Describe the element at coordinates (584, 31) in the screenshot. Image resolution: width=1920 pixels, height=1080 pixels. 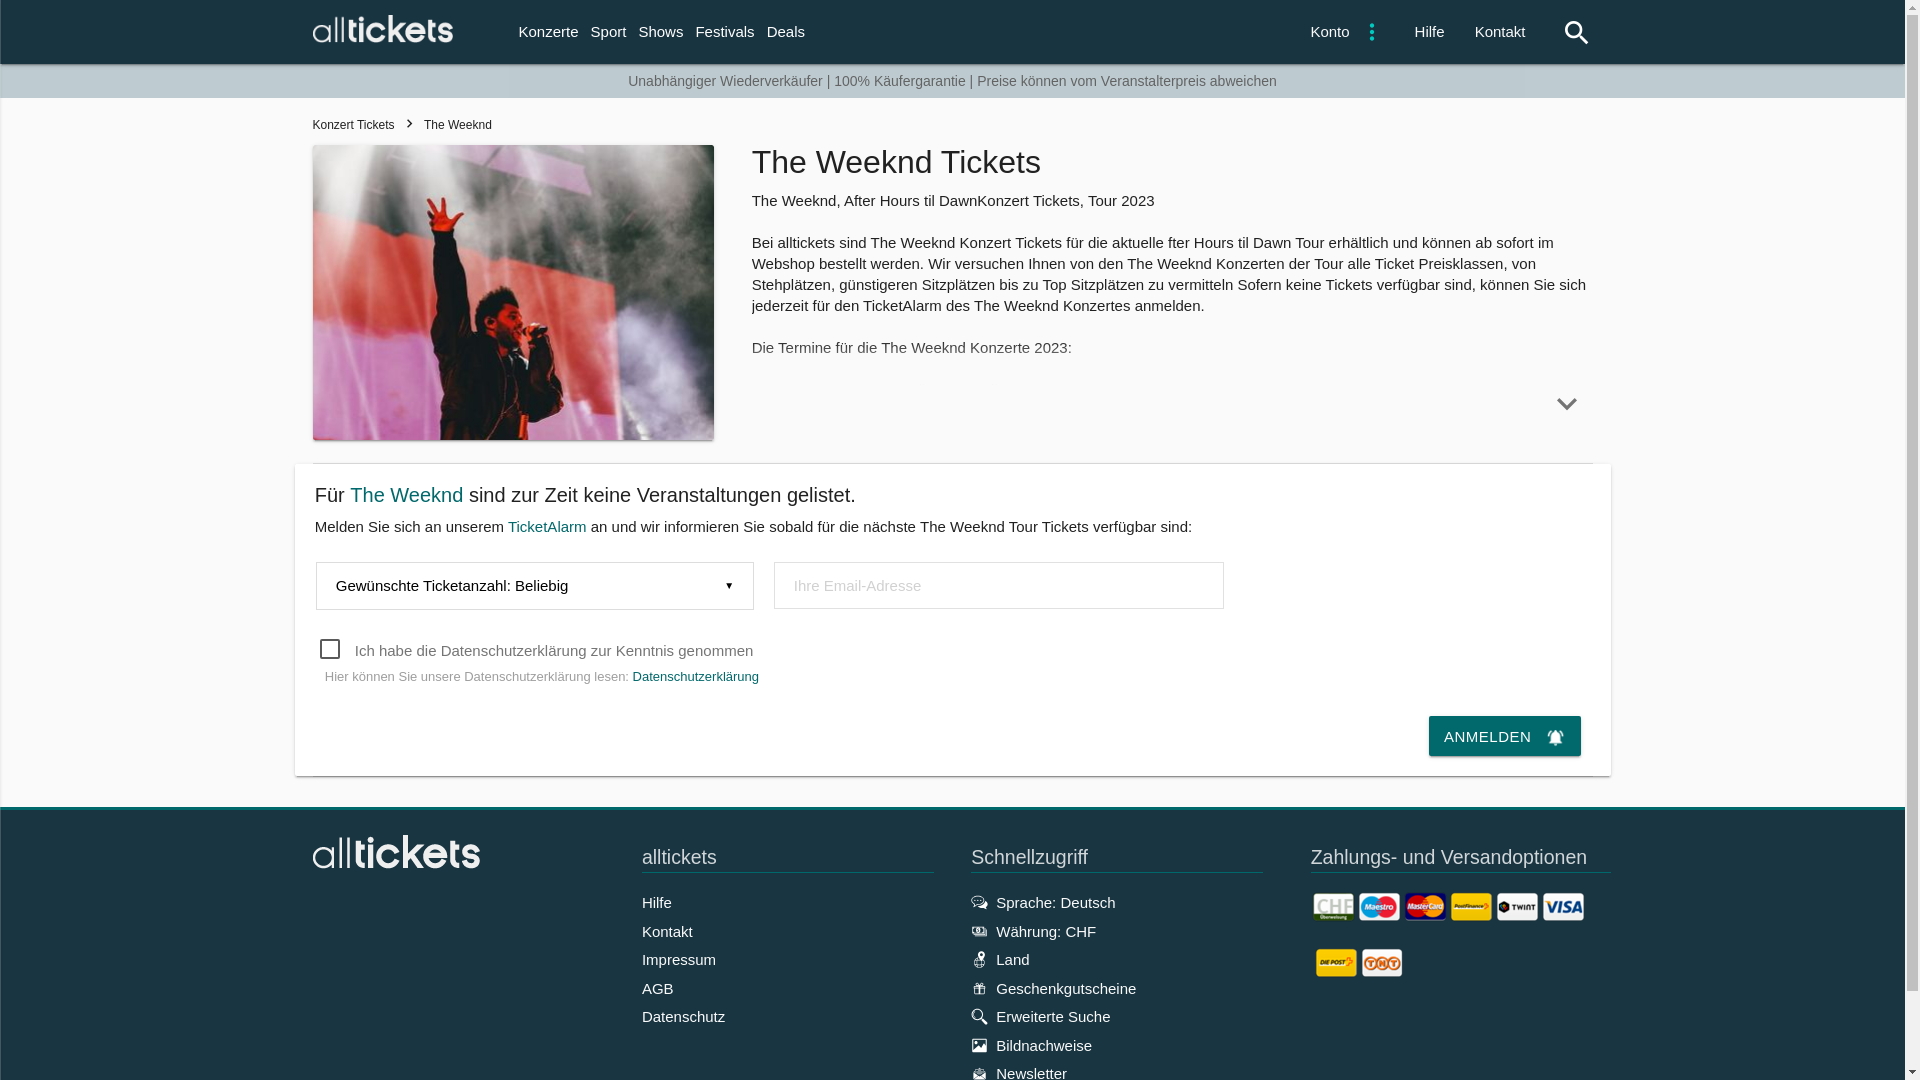
I see `'Sport'` at that location.